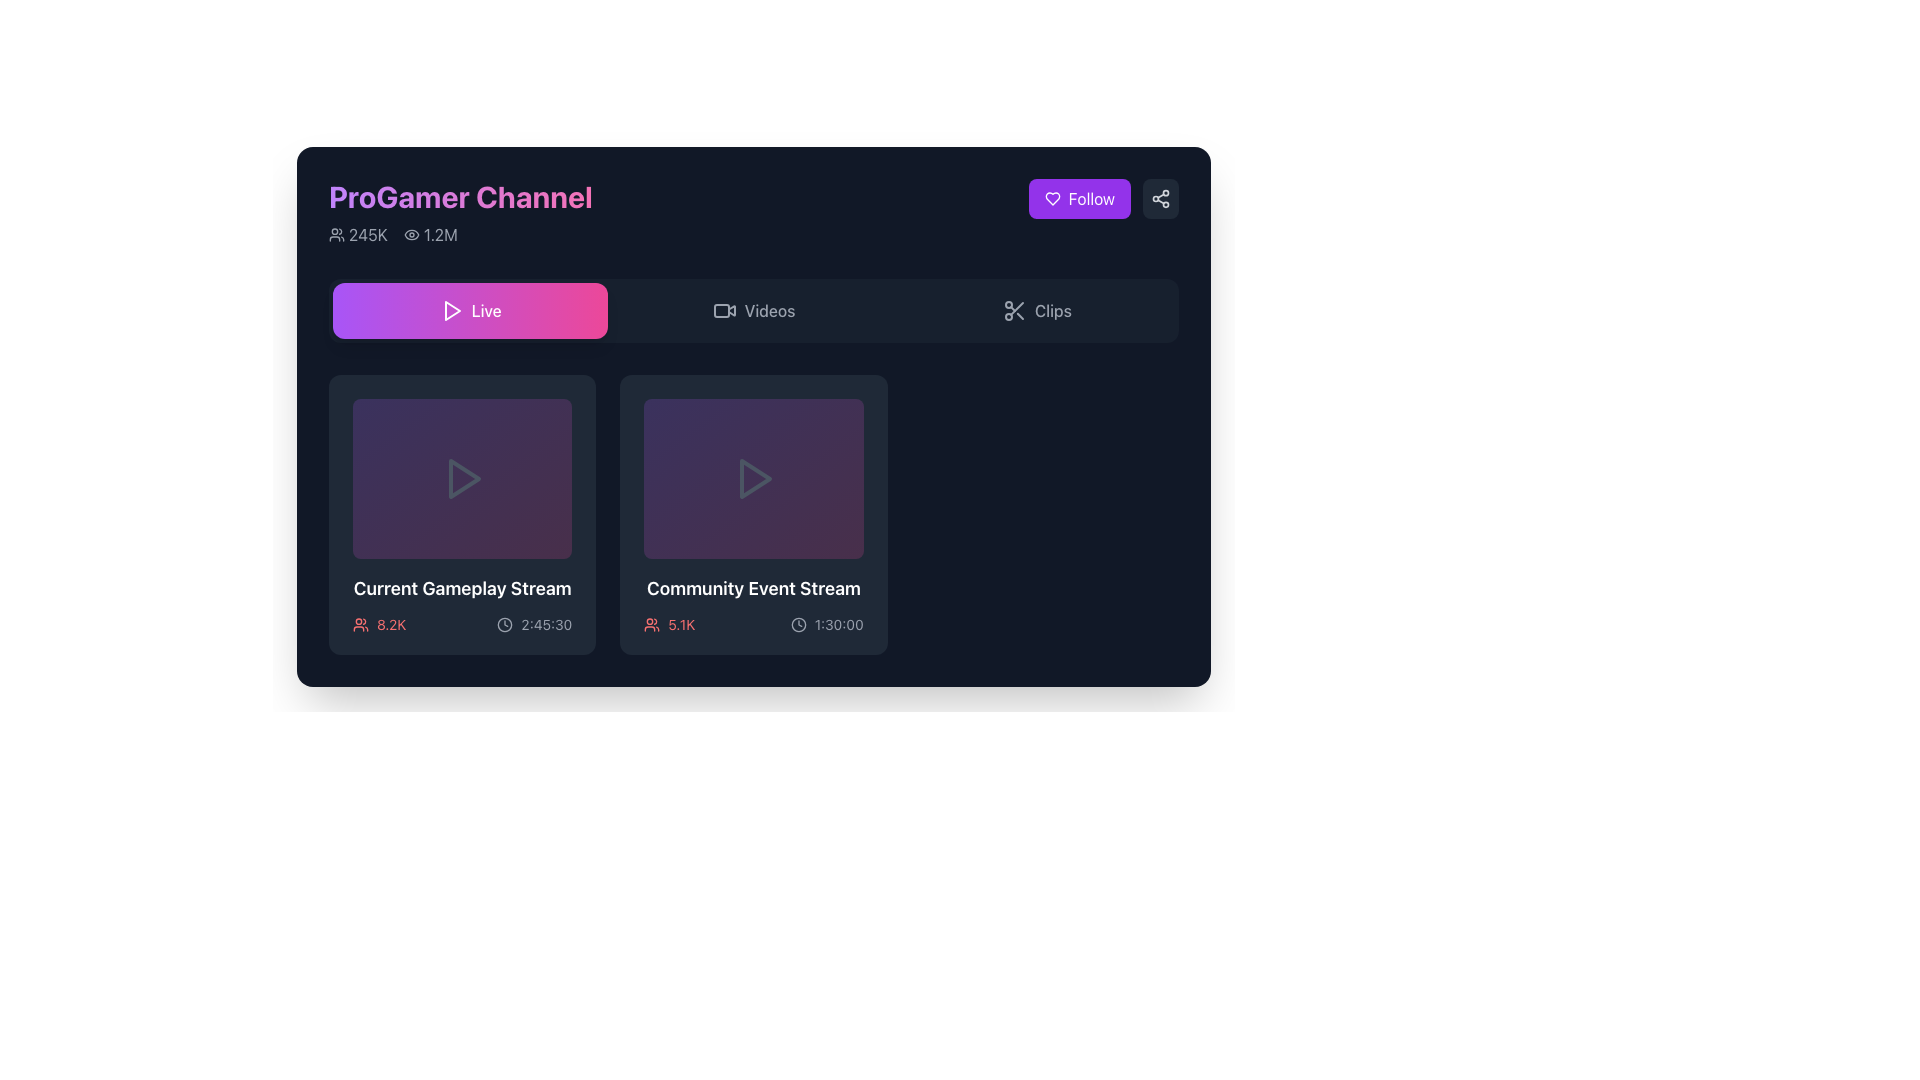 This screenshot has height=1080, width=1920. I want to click on the triangular play icon, which is a hollow triangle pointing to the right, located in the thumbnail of the video titled 'Current Gameplay Stream', to initiate video playback, so click(461, 478).